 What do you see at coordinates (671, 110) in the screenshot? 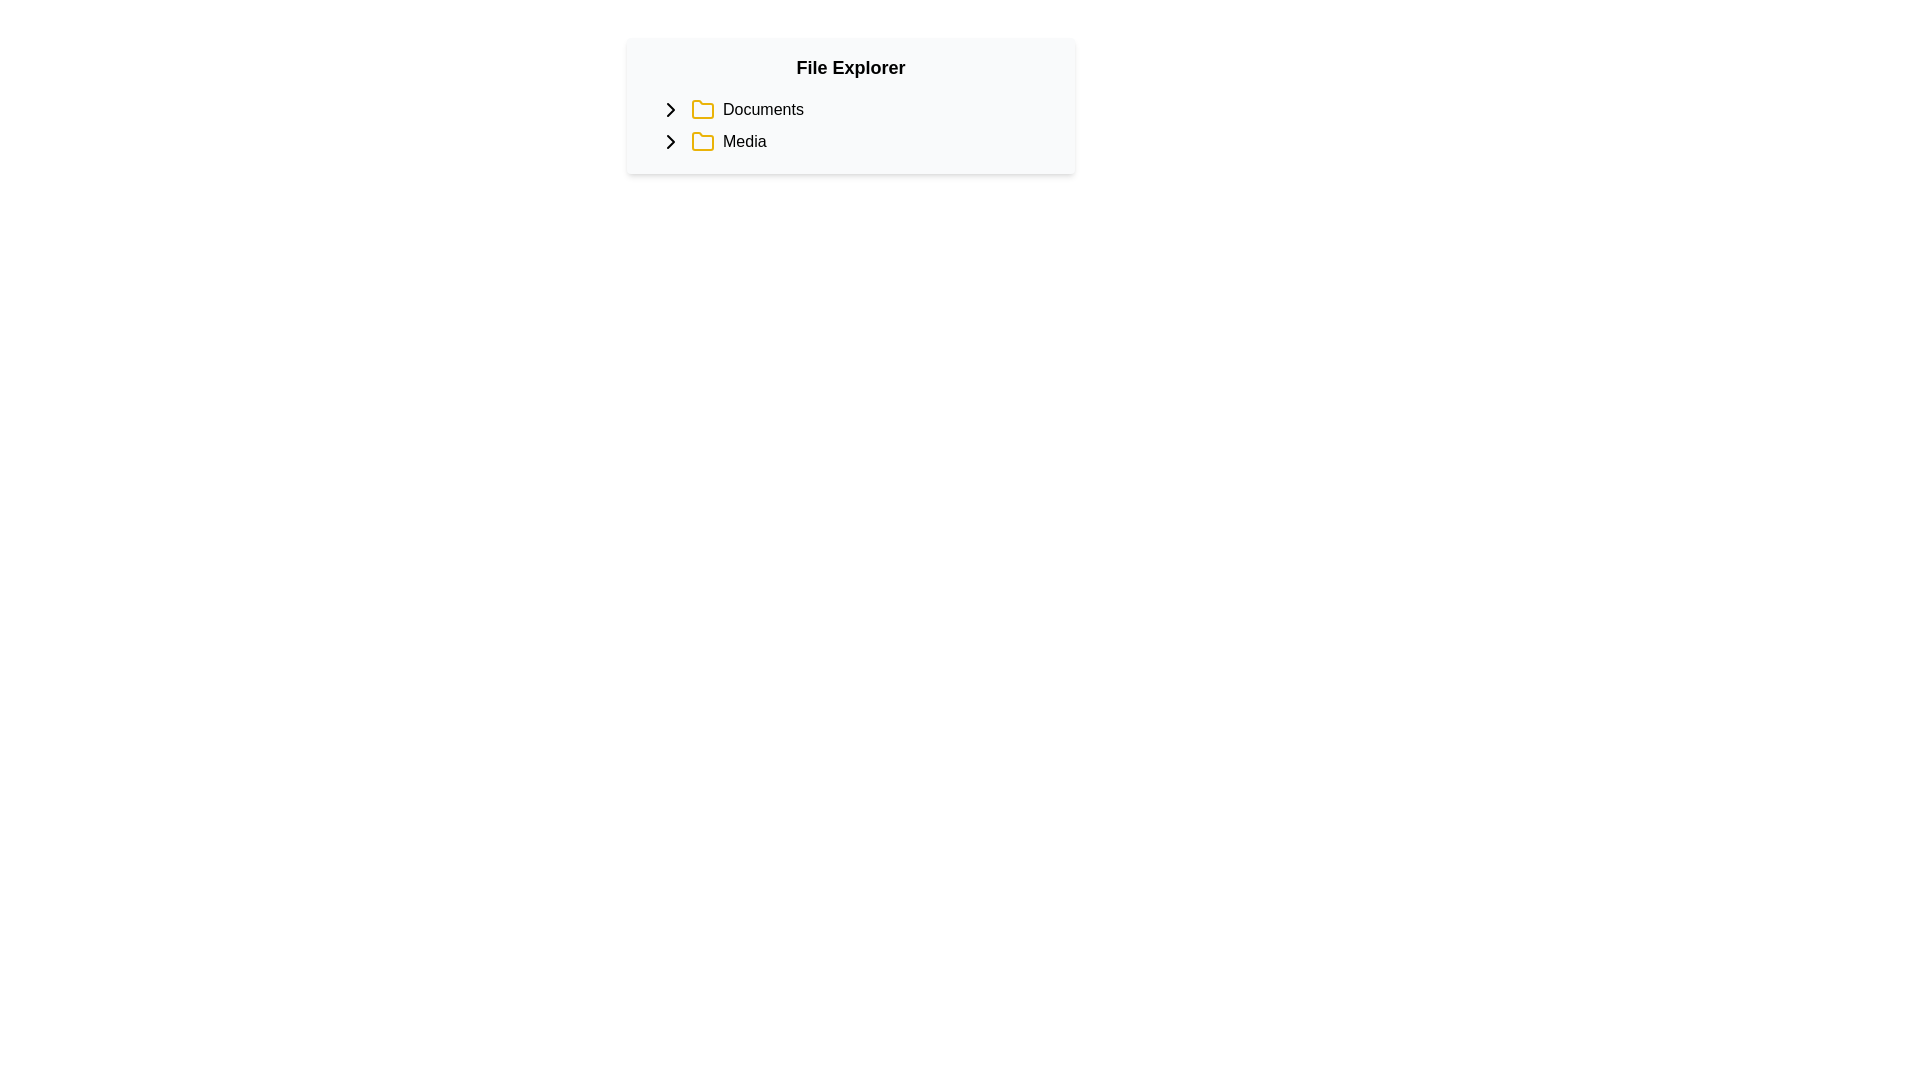
I see `the expandable arrow icon button located to the left of the 'Documents' label` at bounding box center [671, 110].